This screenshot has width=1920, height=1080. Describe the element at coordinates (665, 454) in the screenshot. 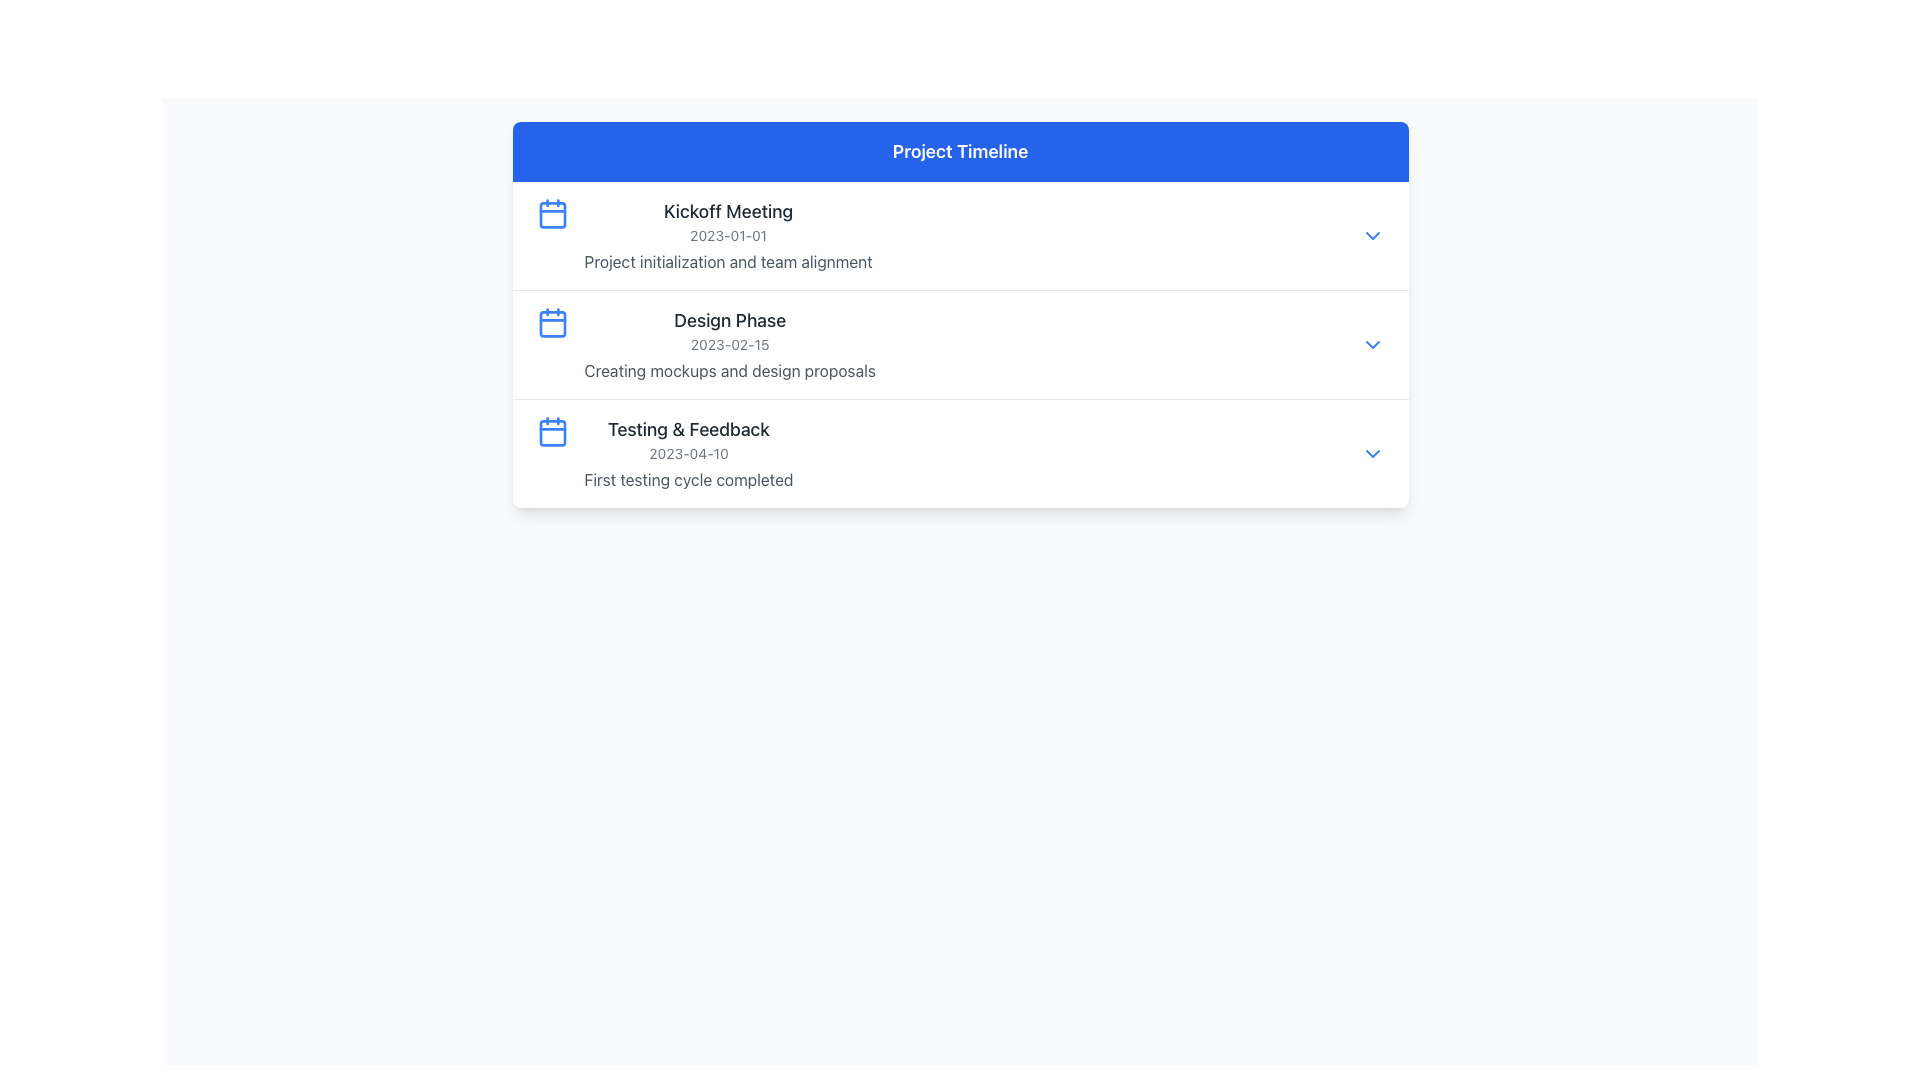

I see `text content of the timeline entry labeled 'Testing & Feedback', which includes the date '2023-04-10' and the description 'First testing cycle completed'` at that location.